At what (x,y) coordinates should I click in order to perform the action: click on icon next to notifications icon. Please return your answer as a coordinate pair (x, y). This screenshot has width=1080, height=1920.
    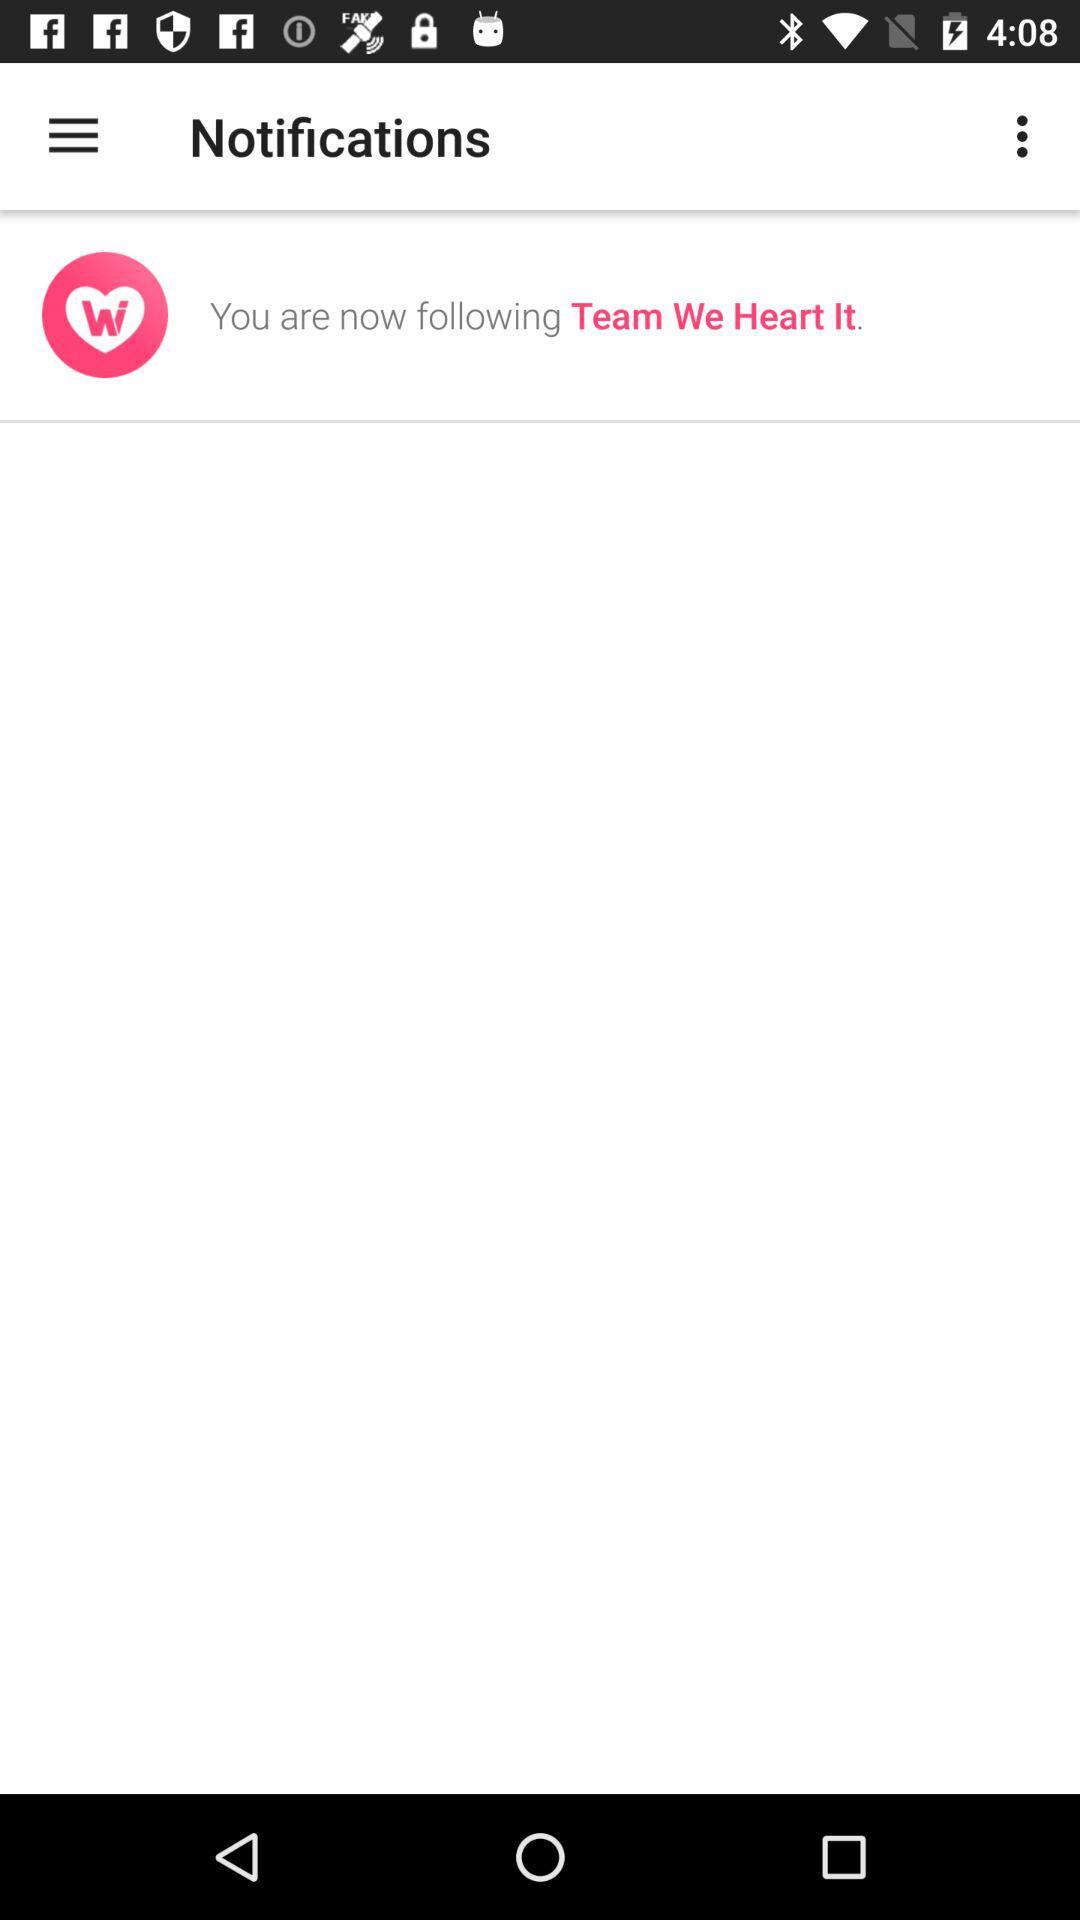
    Looking at the image, I should click on (72, 135).